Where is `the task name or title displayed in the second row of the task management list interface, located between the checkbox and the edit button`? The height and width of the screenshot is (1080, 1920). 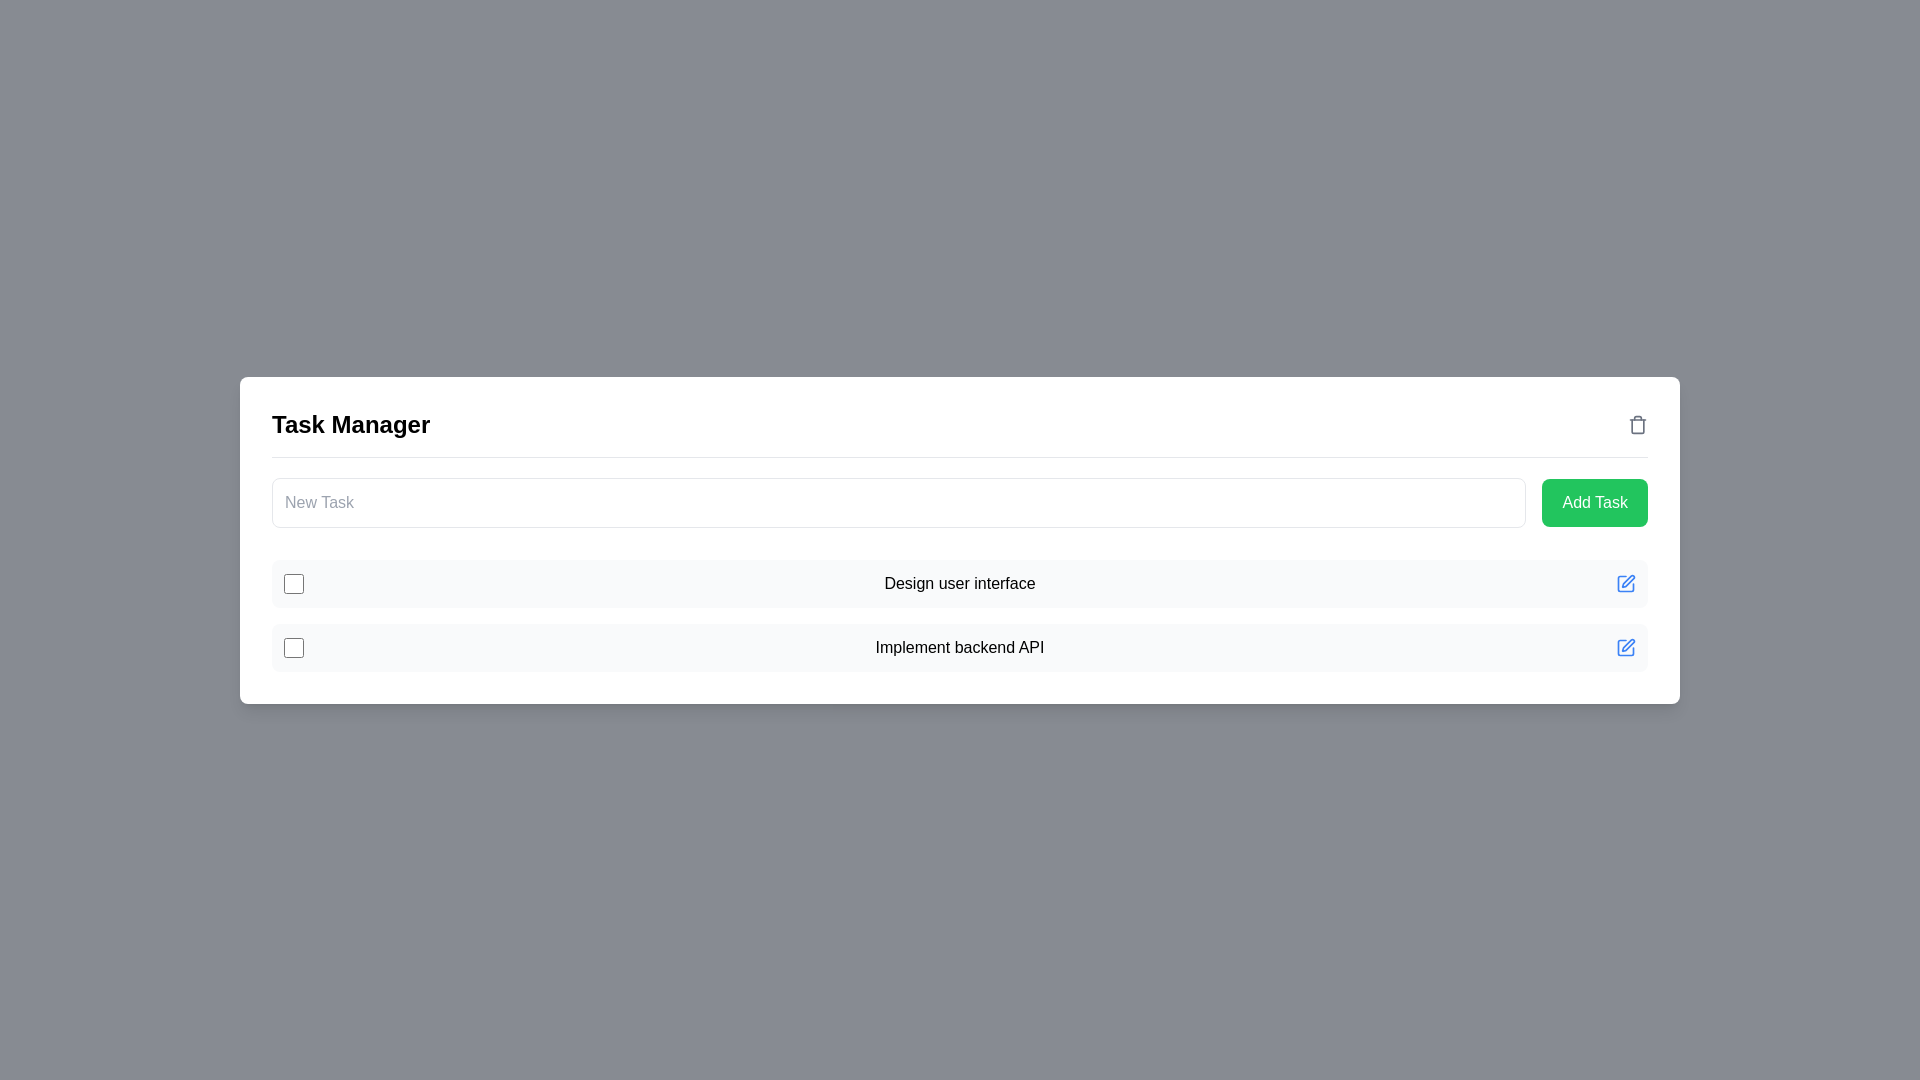
the task name or title displayed in the second row of the task management list interface, located between the checkbox and the edit button is located at coordinates (960, 647).